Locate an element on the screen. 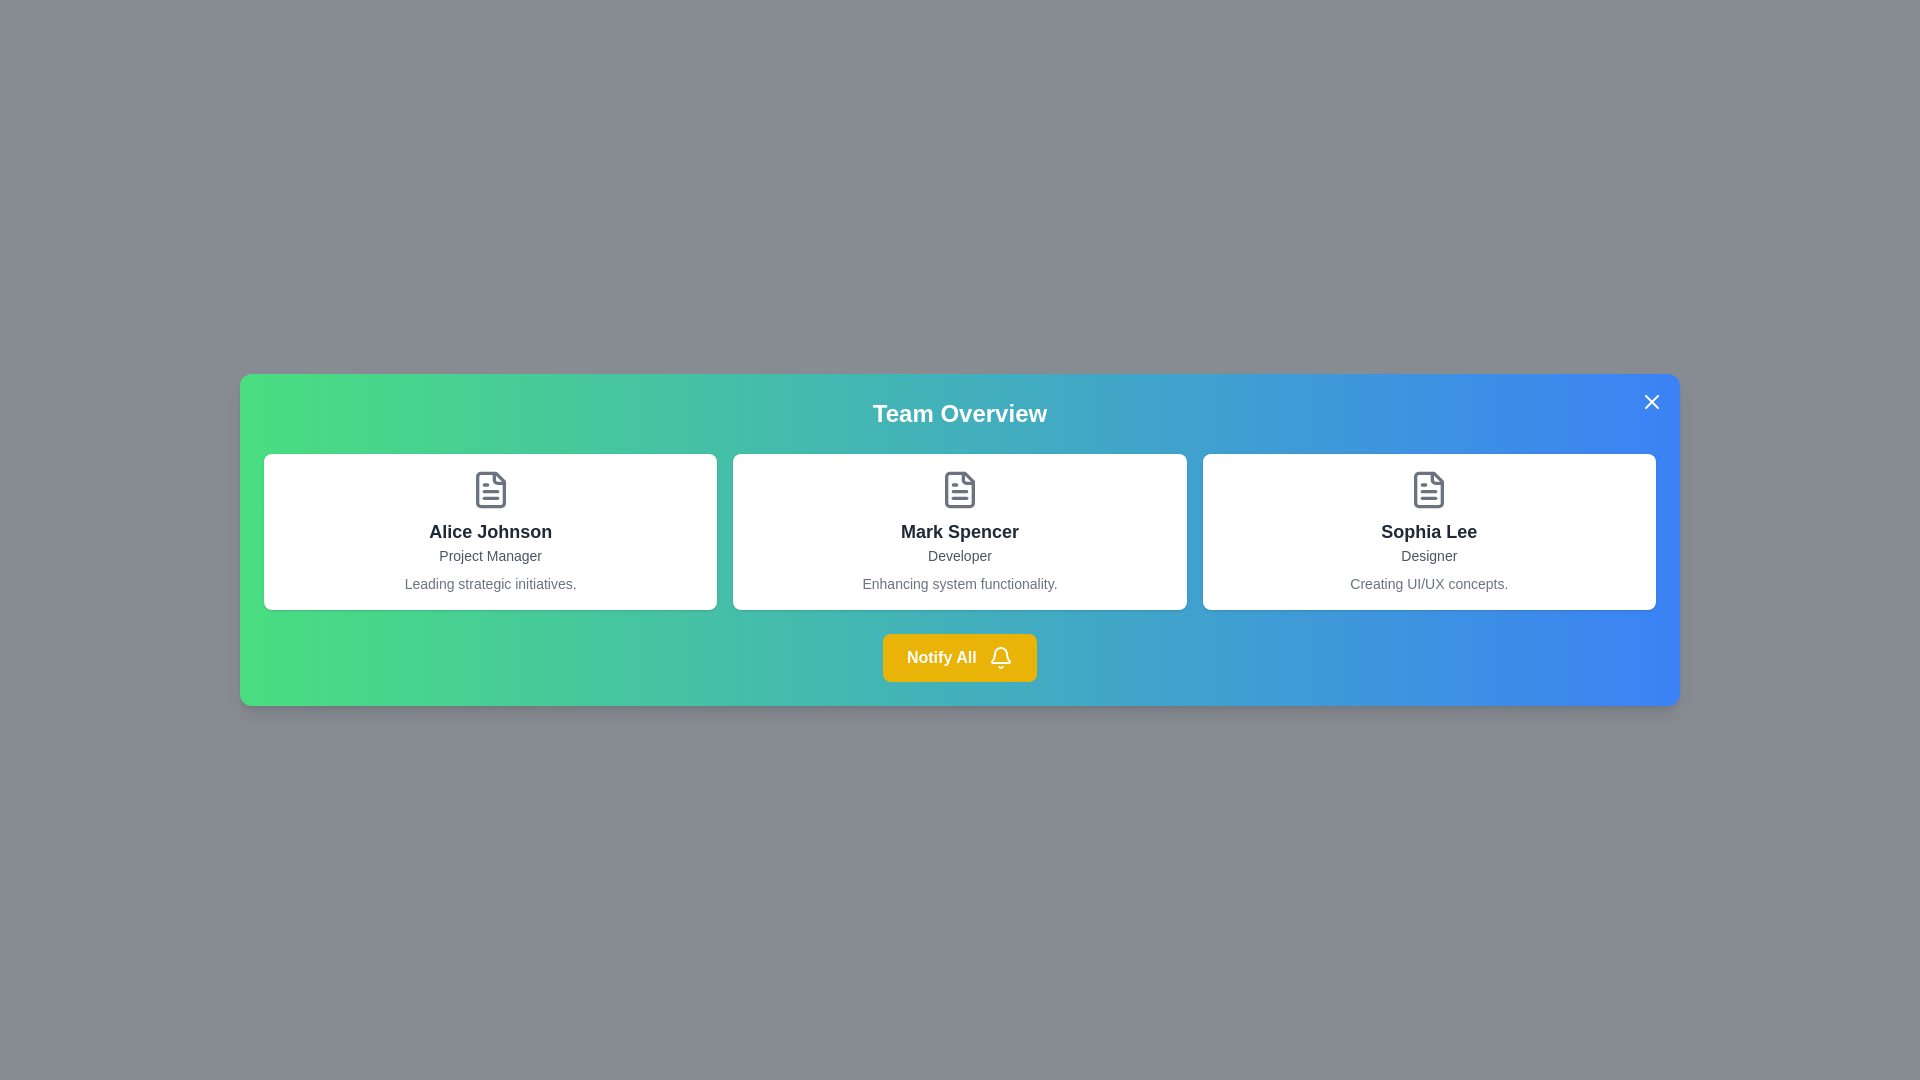 Image resolution: width=1920 pixels, height=1080 pixels. the close button at the top-right corner of the dialog is located at coordinates (1651, 401).